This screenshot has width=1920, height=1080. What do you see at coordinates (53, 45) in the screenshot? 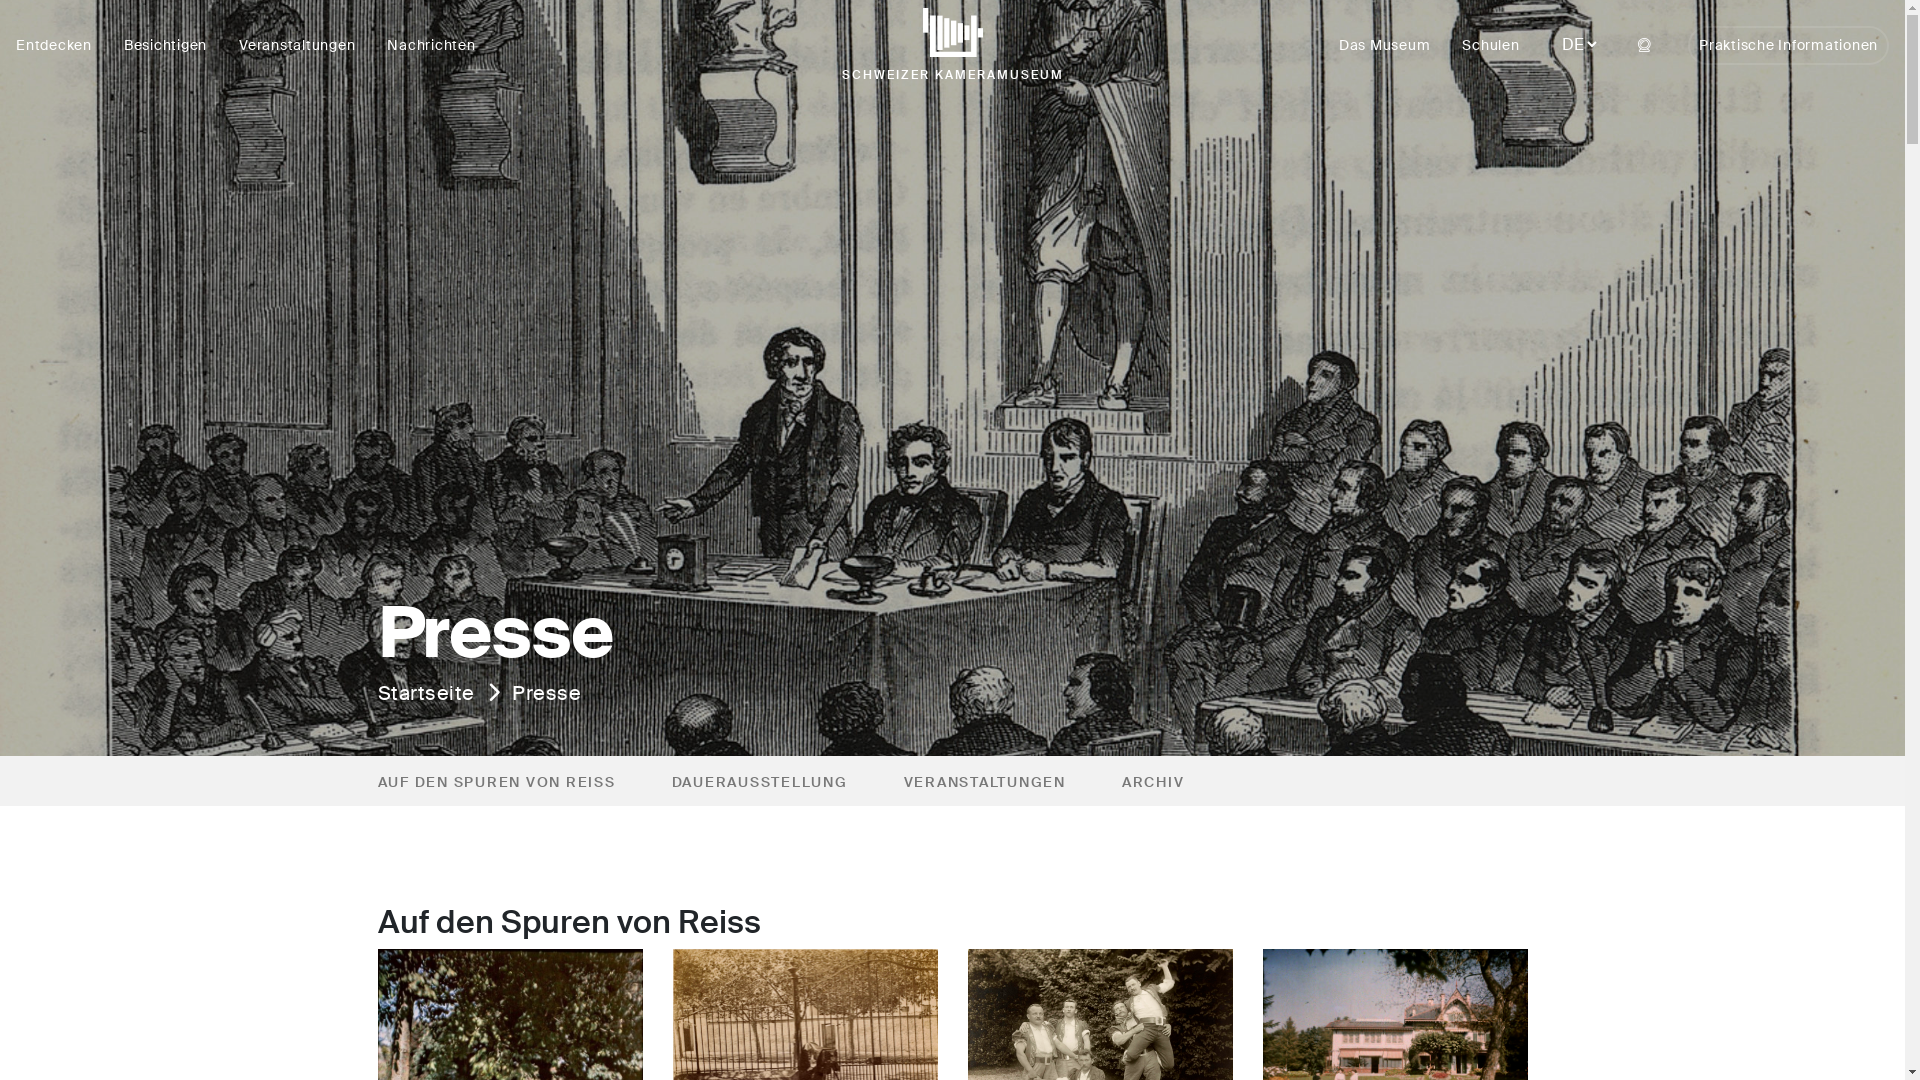
I see `'Entdecken'` at bounding box center [53, 45].